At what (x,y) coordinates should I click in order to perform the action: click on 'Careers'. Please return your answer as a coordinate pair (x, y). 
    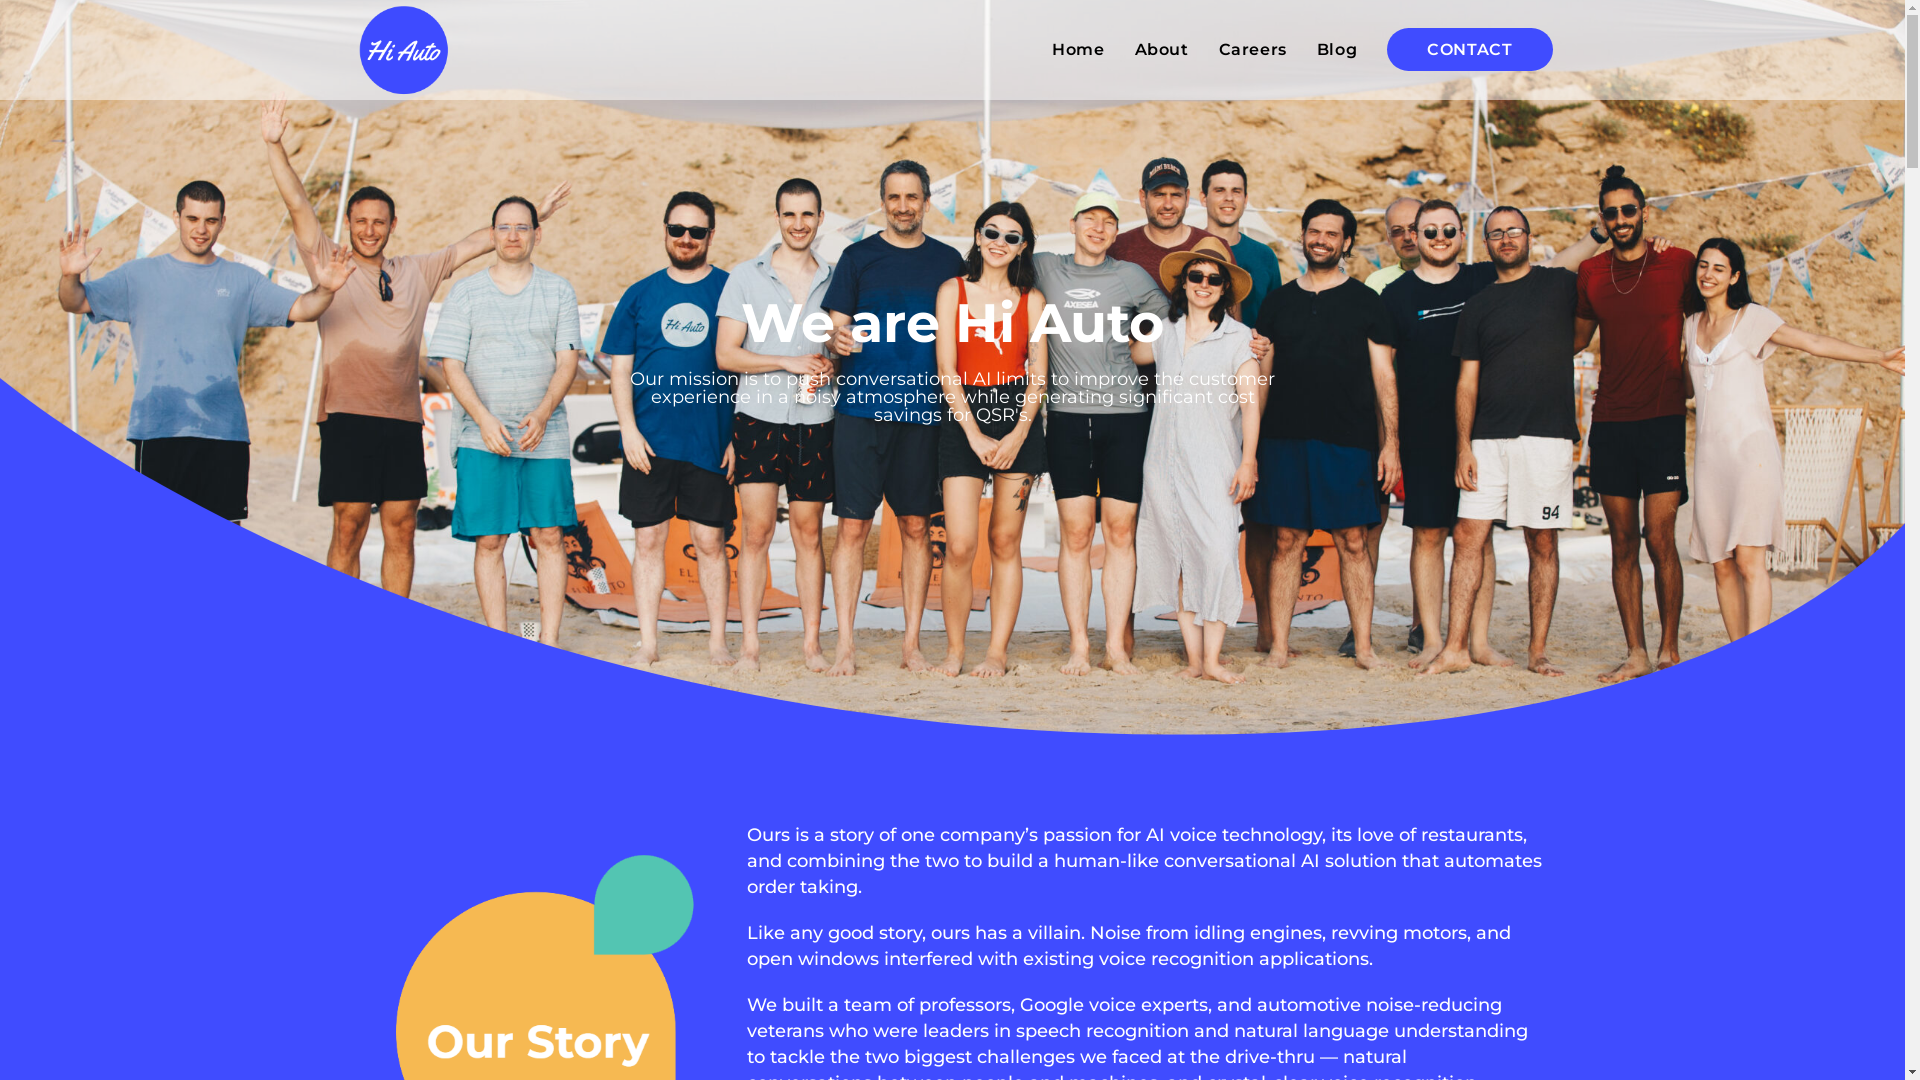
    Looking at the image, I should click on (1251, 48).